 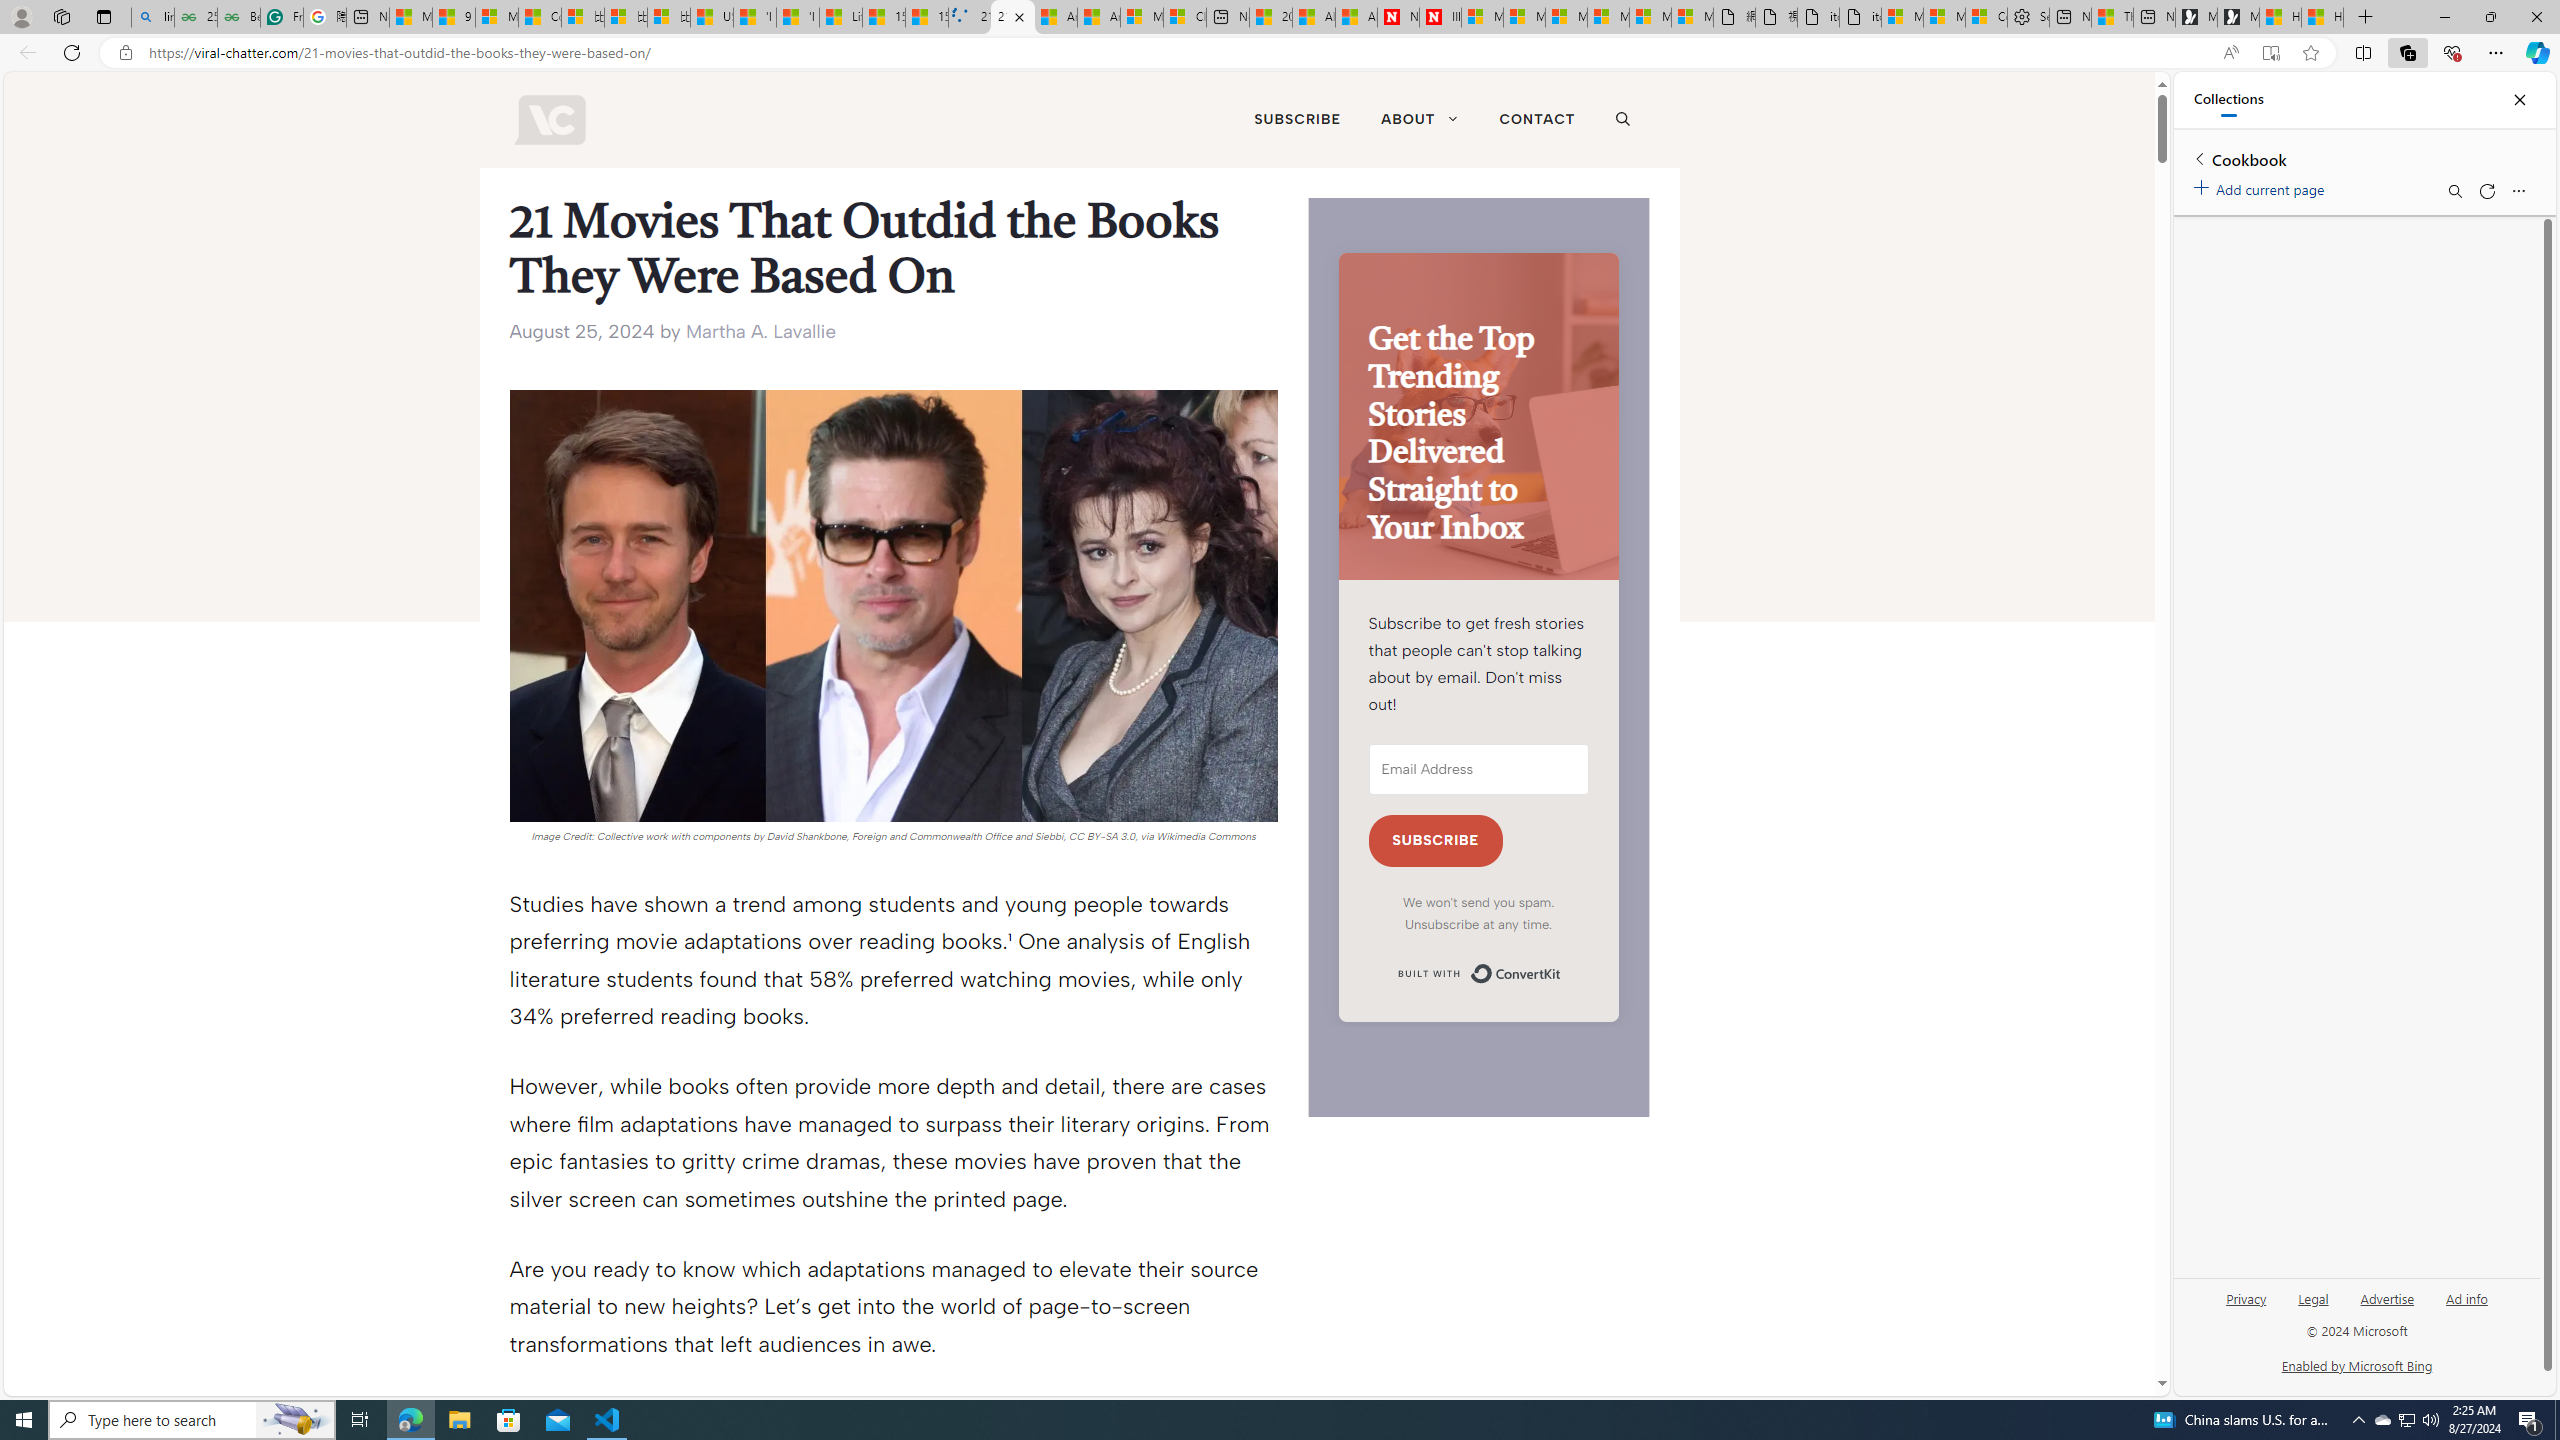 What do you see at coordinates (2314, 1298) in the screenshot?
I see `'Legal'` at bounding box center [2314, 1298].